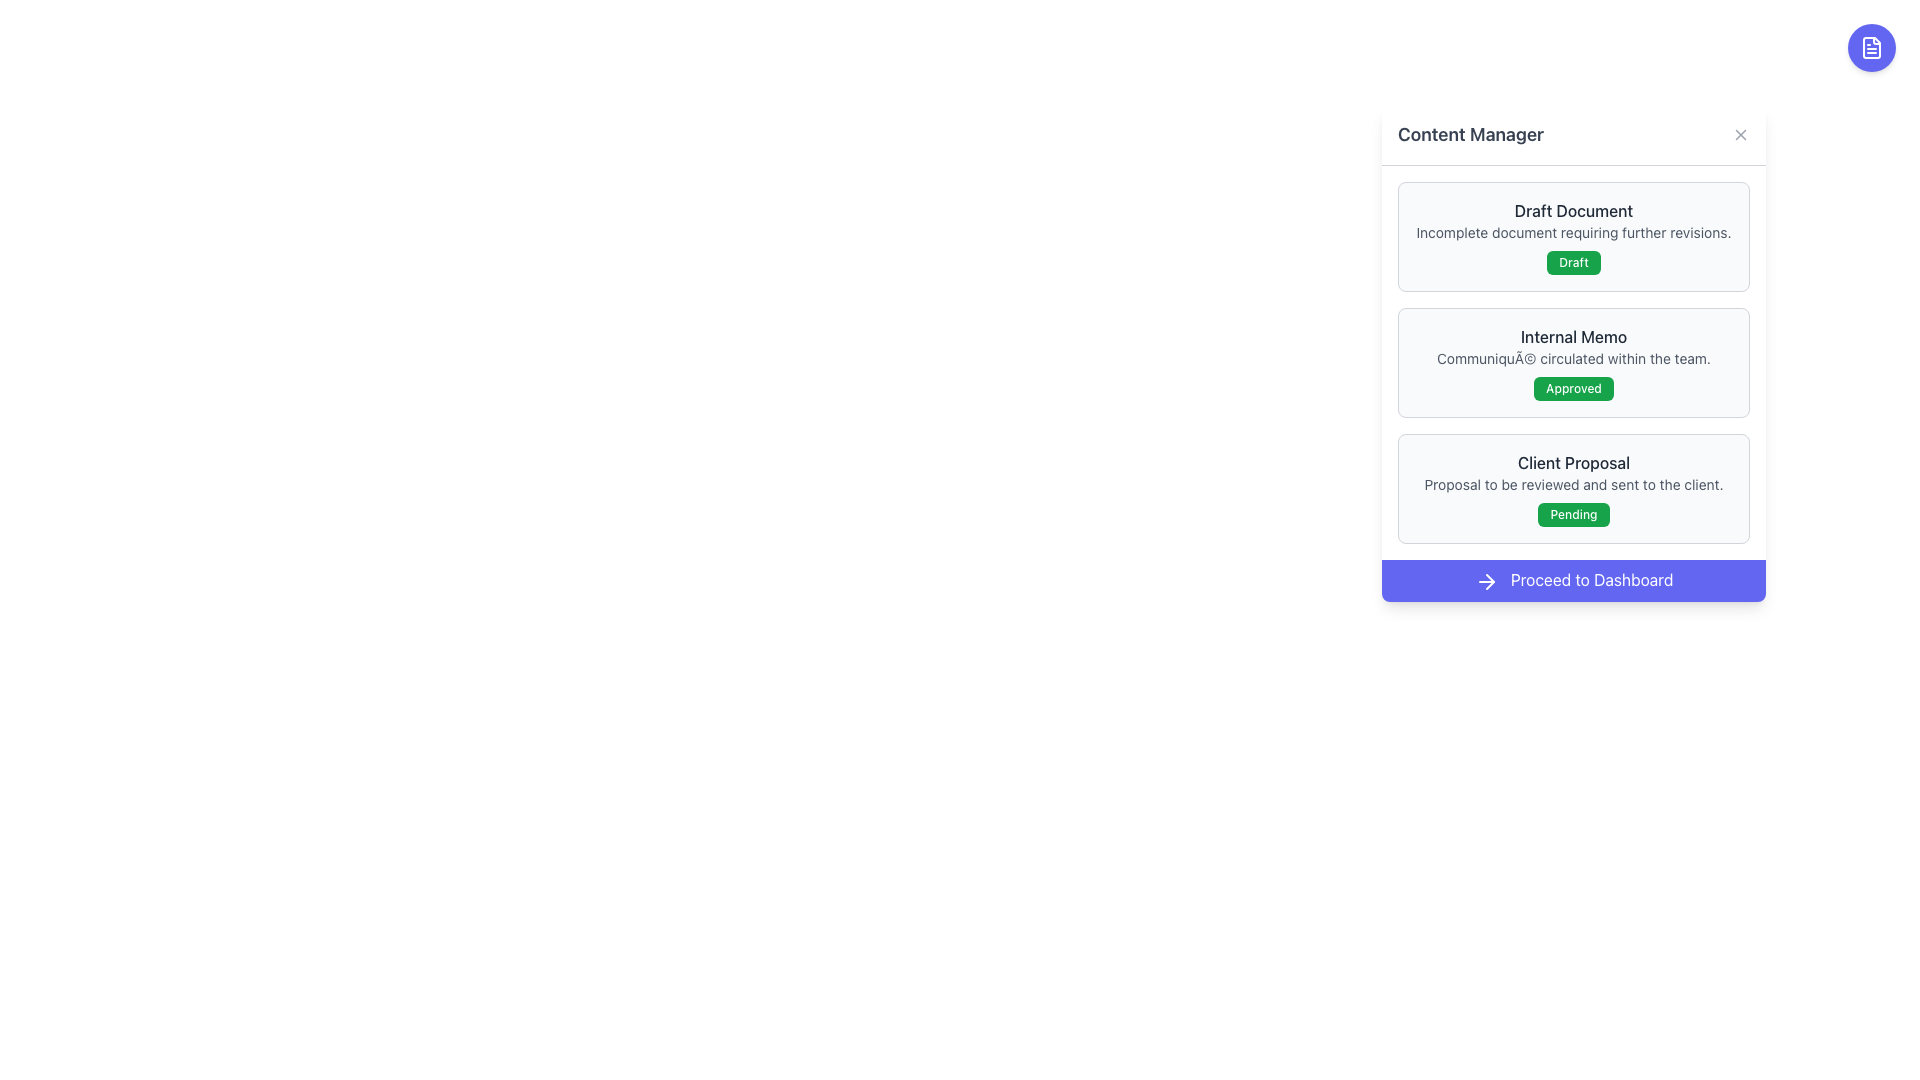  Describe the element at coordinates (1573, 514) in the screenshot. I see `the 'Pending' status label indicating the status of the 'Client Proposal' section located in the 'Content Manager' panel` at that location.